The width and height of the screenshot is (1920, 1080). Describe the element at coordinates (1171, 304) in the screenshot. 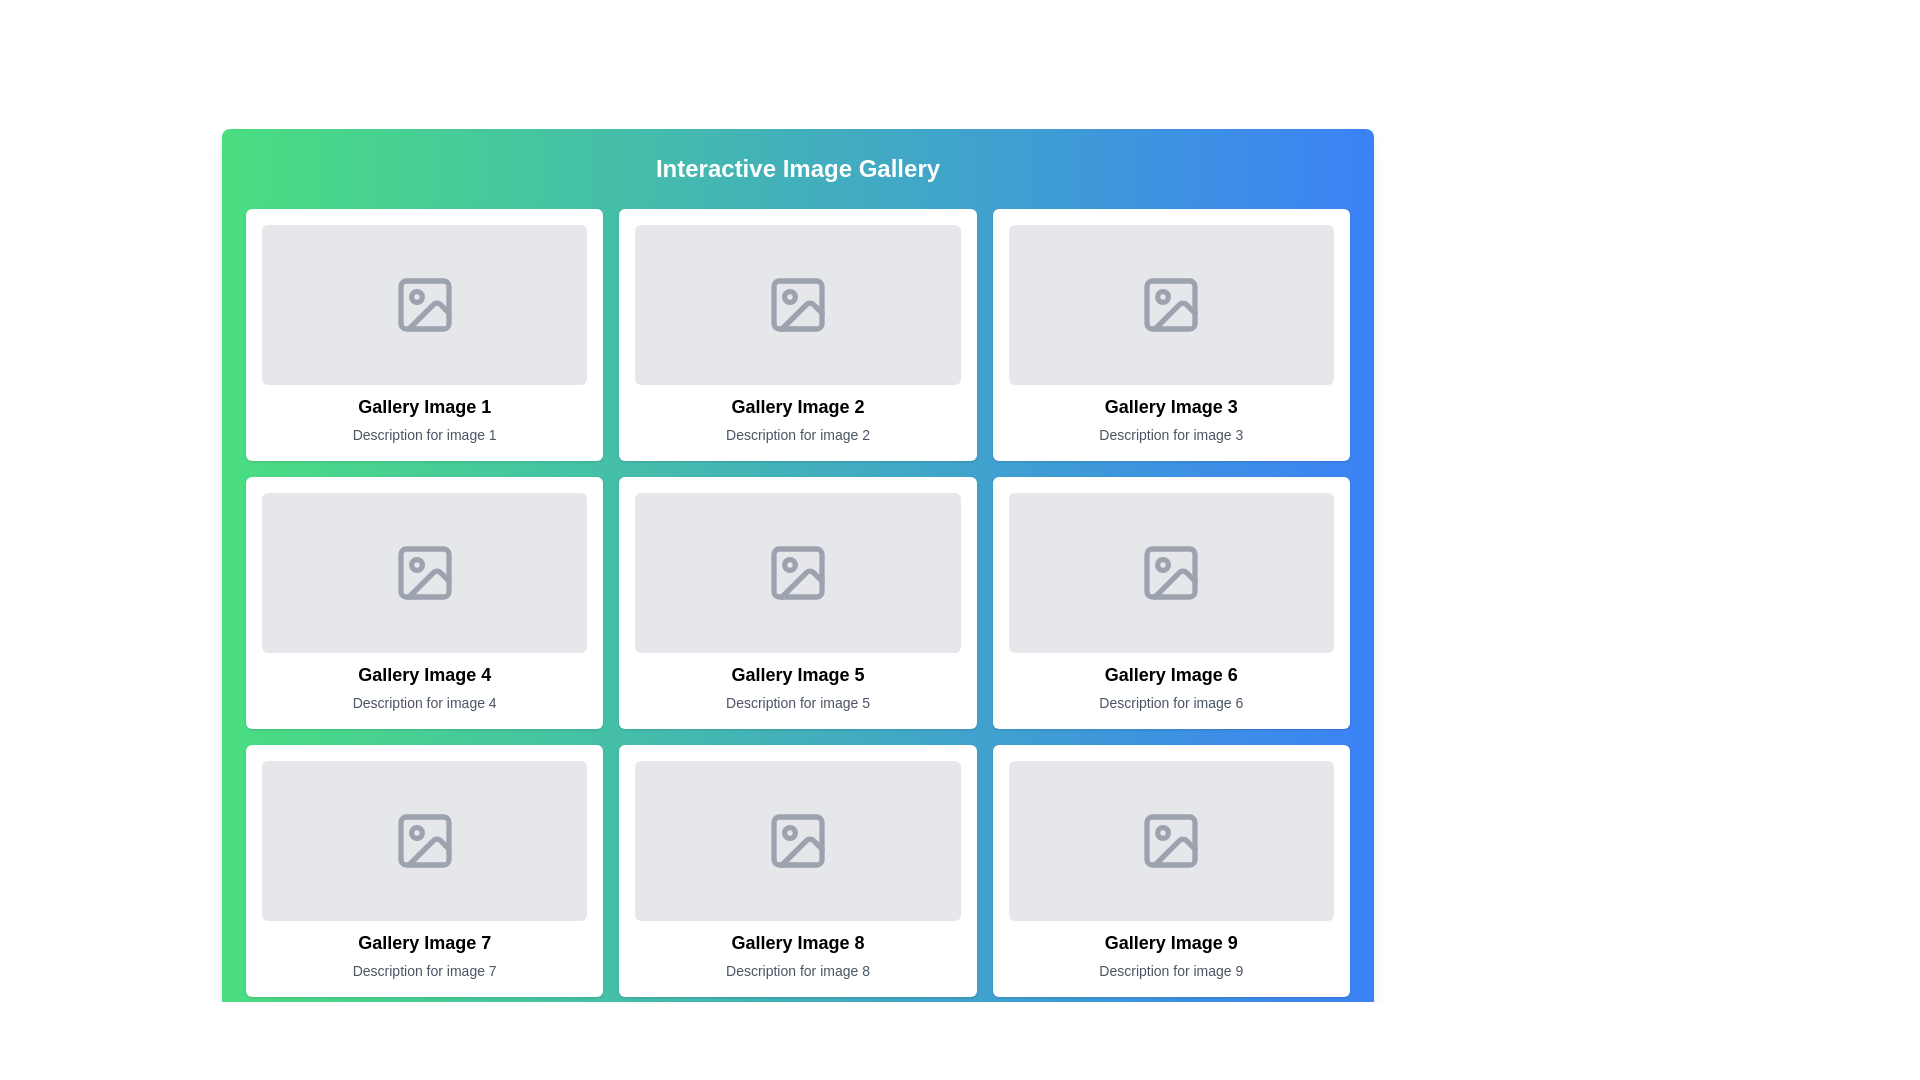

I see `the space around the rectangular graphical component inside the 'Gallery Image 3' placeholder icon located in the top-right corner of the grid layout's first row` at that location.